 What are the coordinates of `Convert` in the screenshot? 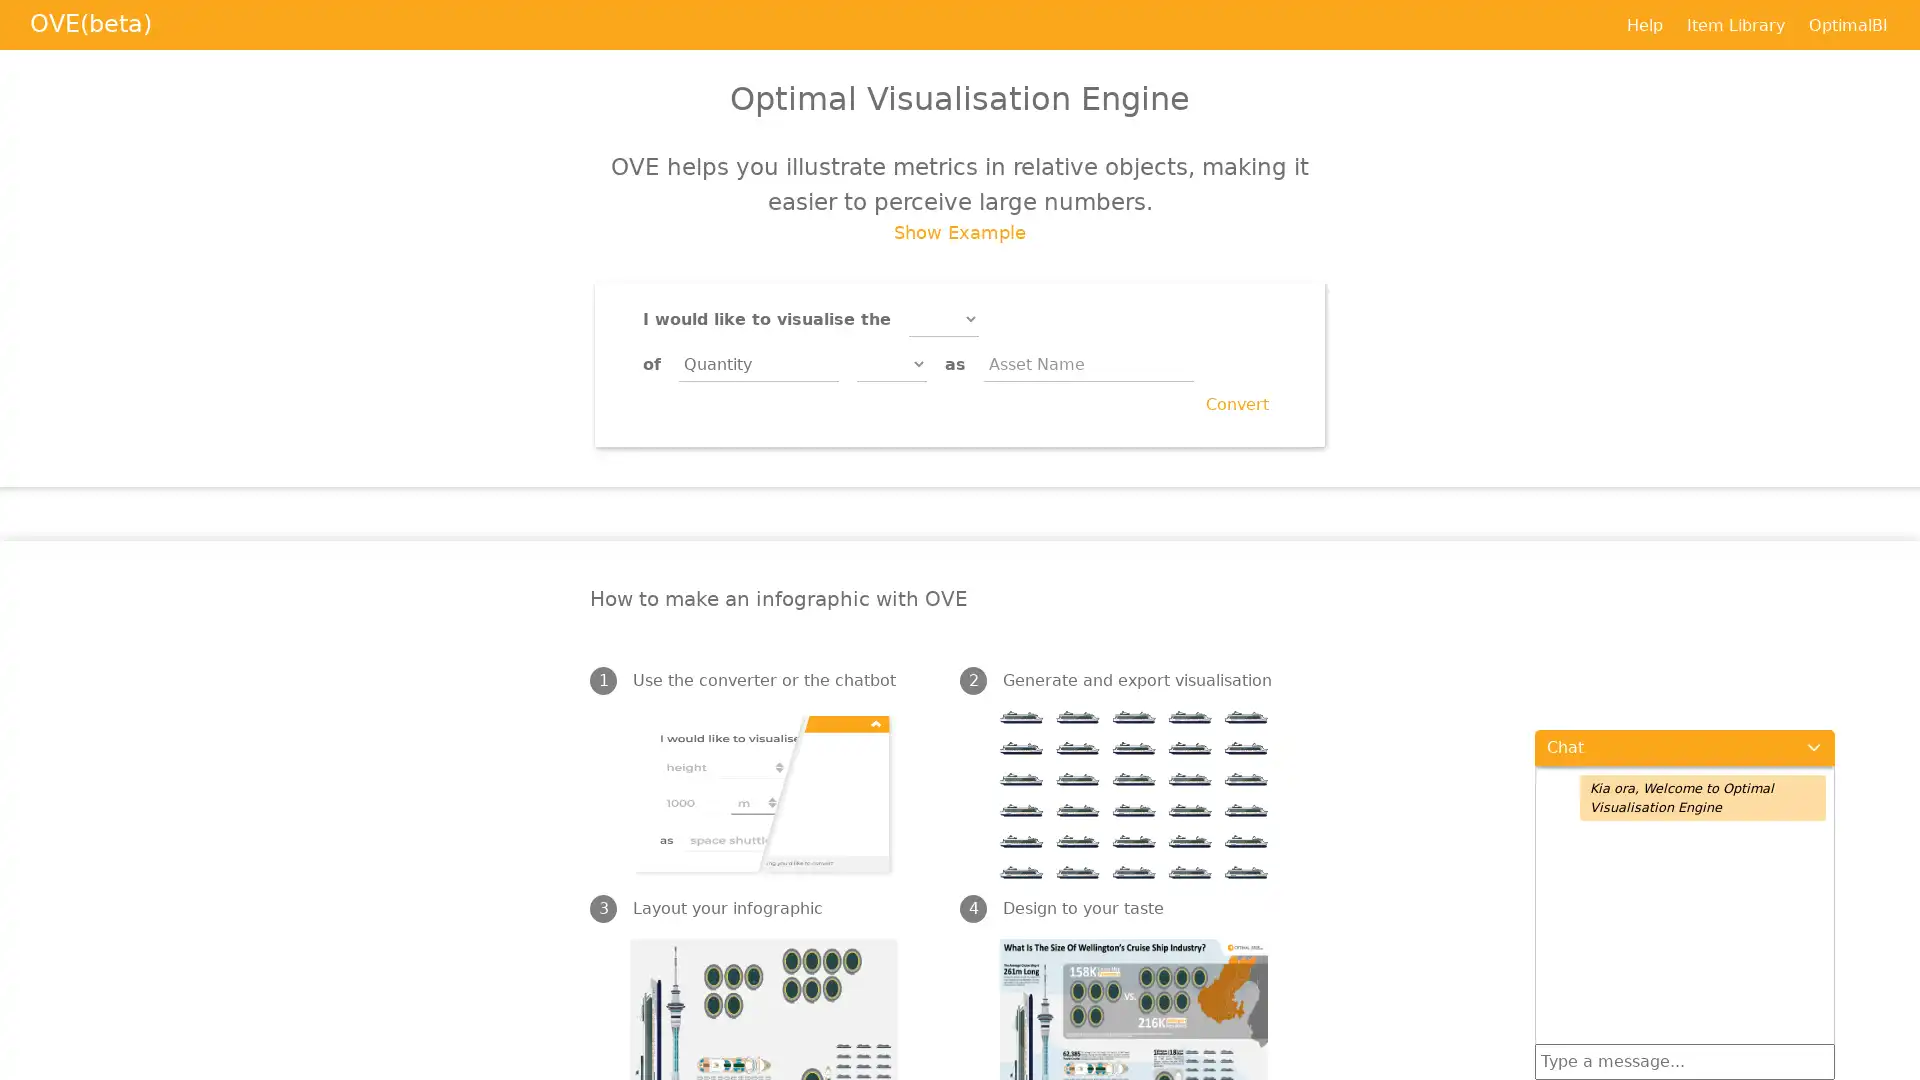 It's located at (1236, 405).